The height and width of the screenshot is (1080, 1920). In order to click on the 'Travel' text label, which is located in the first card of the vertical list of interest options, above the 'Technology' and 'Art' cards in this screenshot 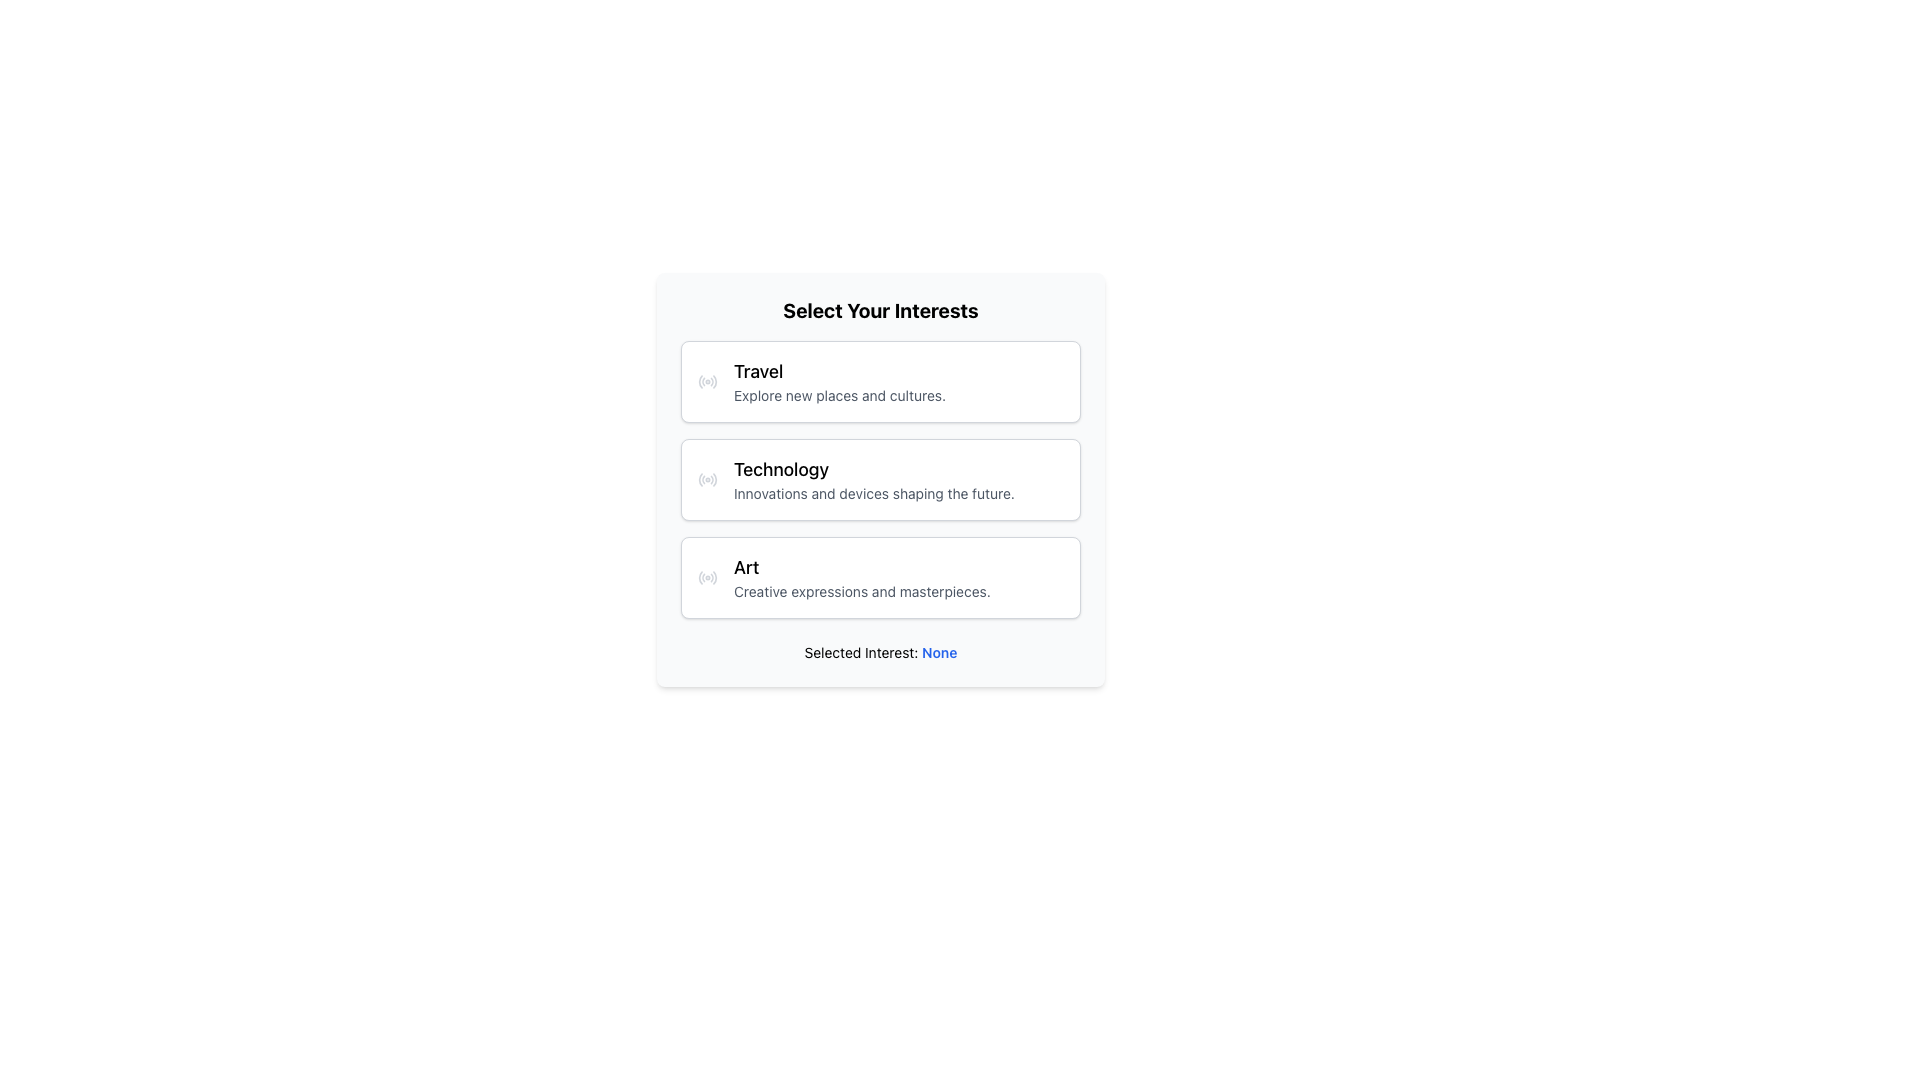, I will do `click(840, 381)`.